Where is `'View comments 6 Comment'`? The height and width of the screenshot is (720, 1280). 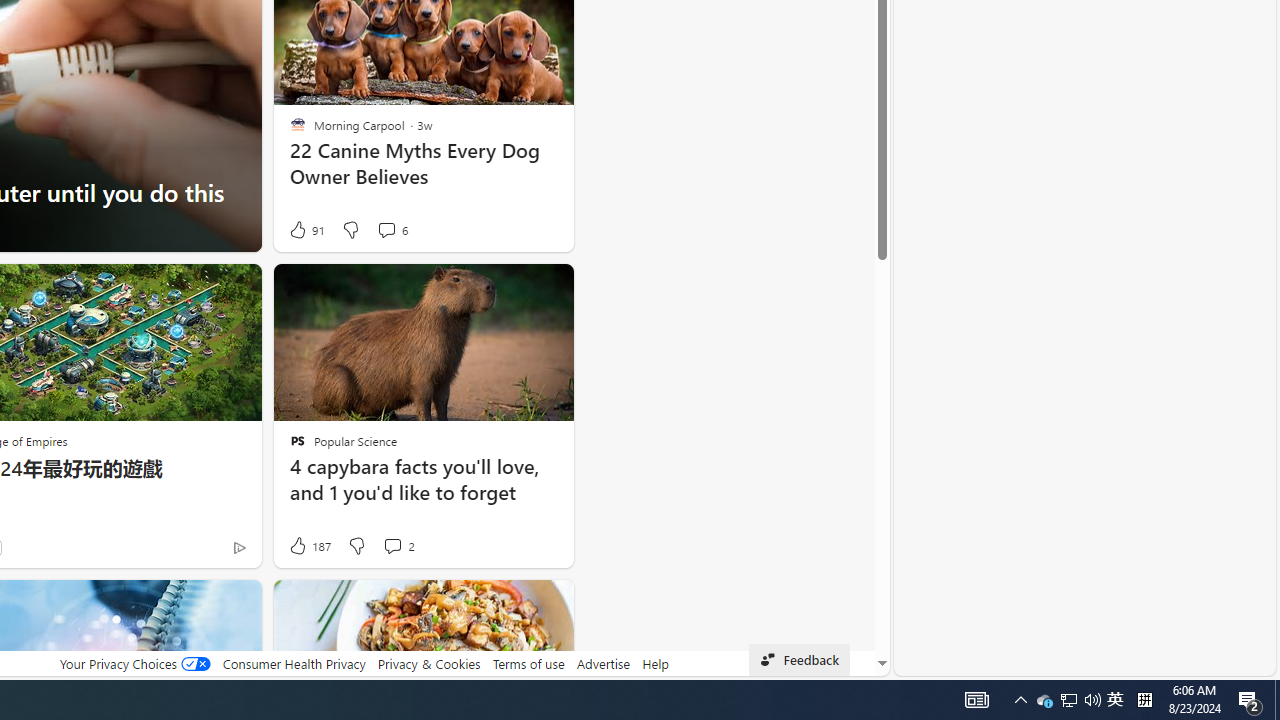
'View comments 6 Comment' is located at coordinates (392, 229).